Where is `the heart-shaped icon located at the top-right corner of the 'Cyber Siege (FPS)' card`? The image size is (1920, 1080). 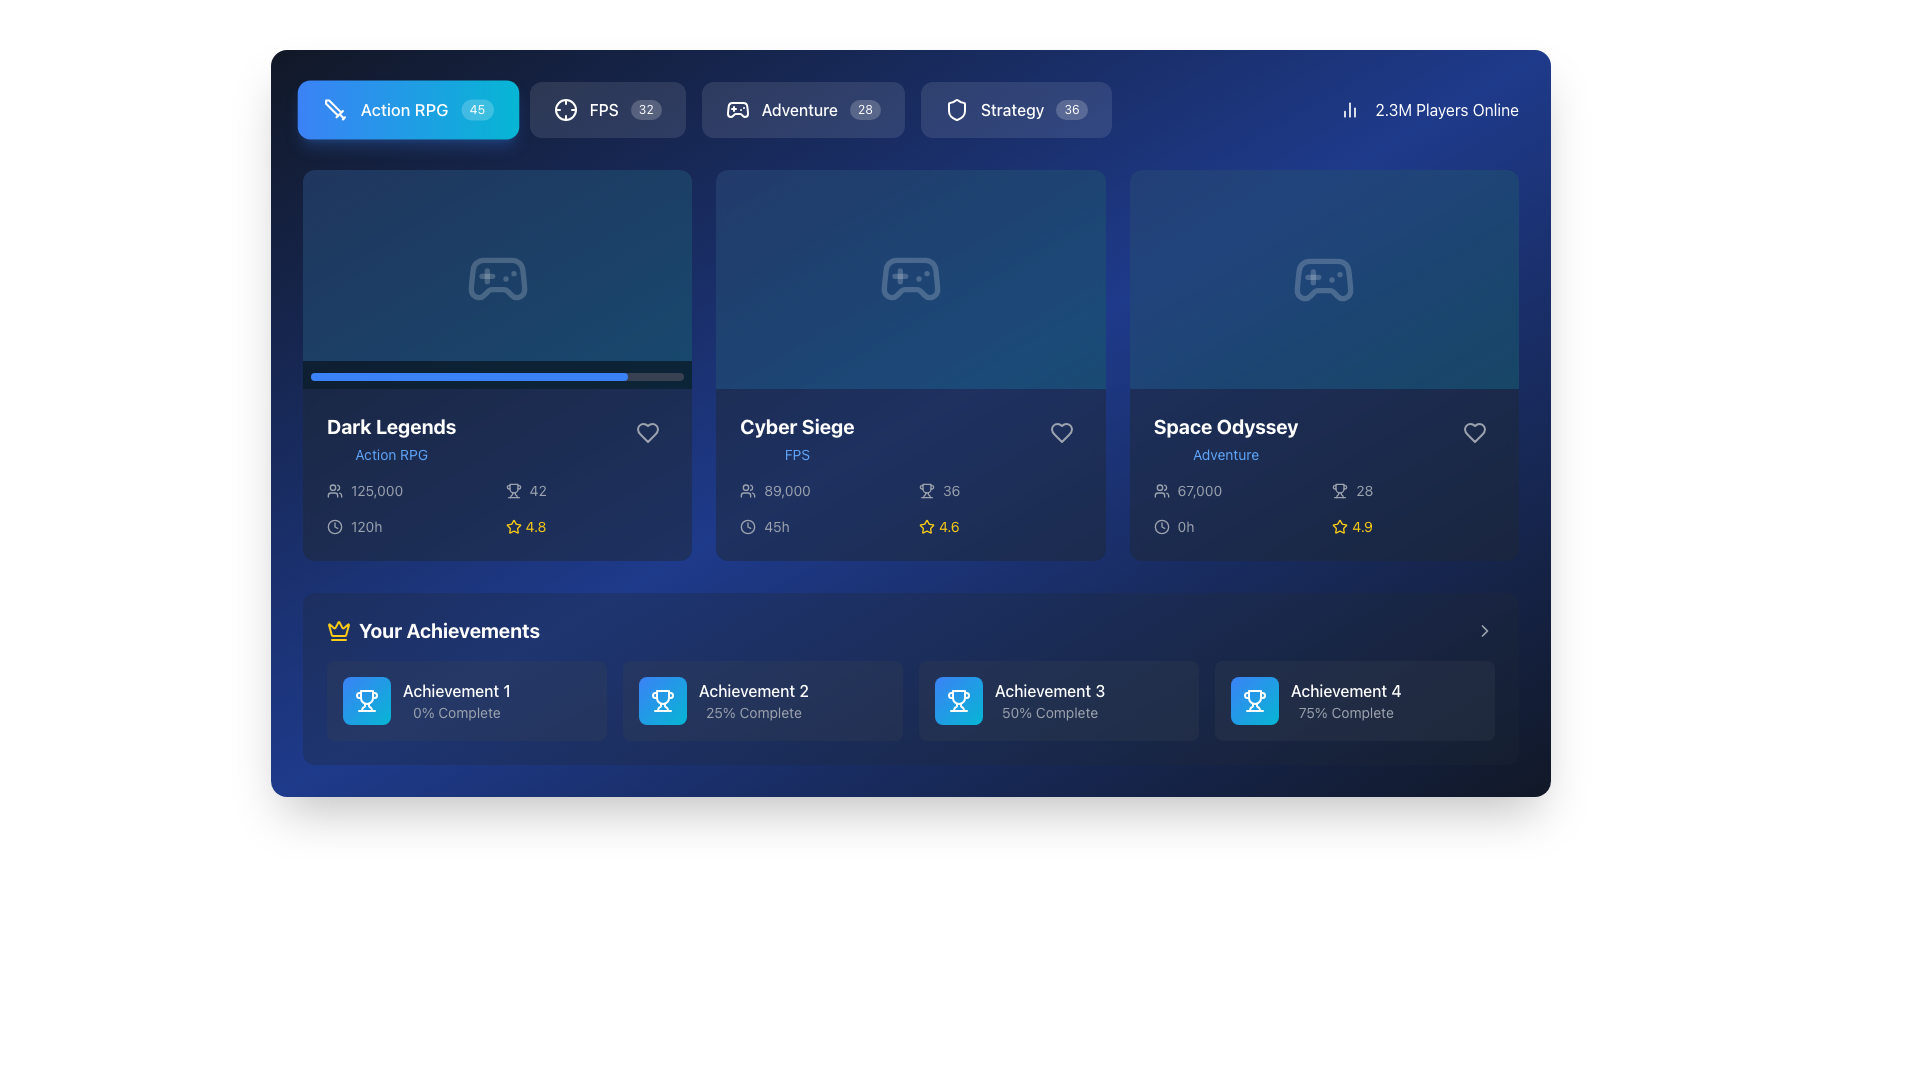 the heart-shaped icon located at the top-right corner of the 'Cyber Siege (FPS)' card is located at coordinates (1060, 431).